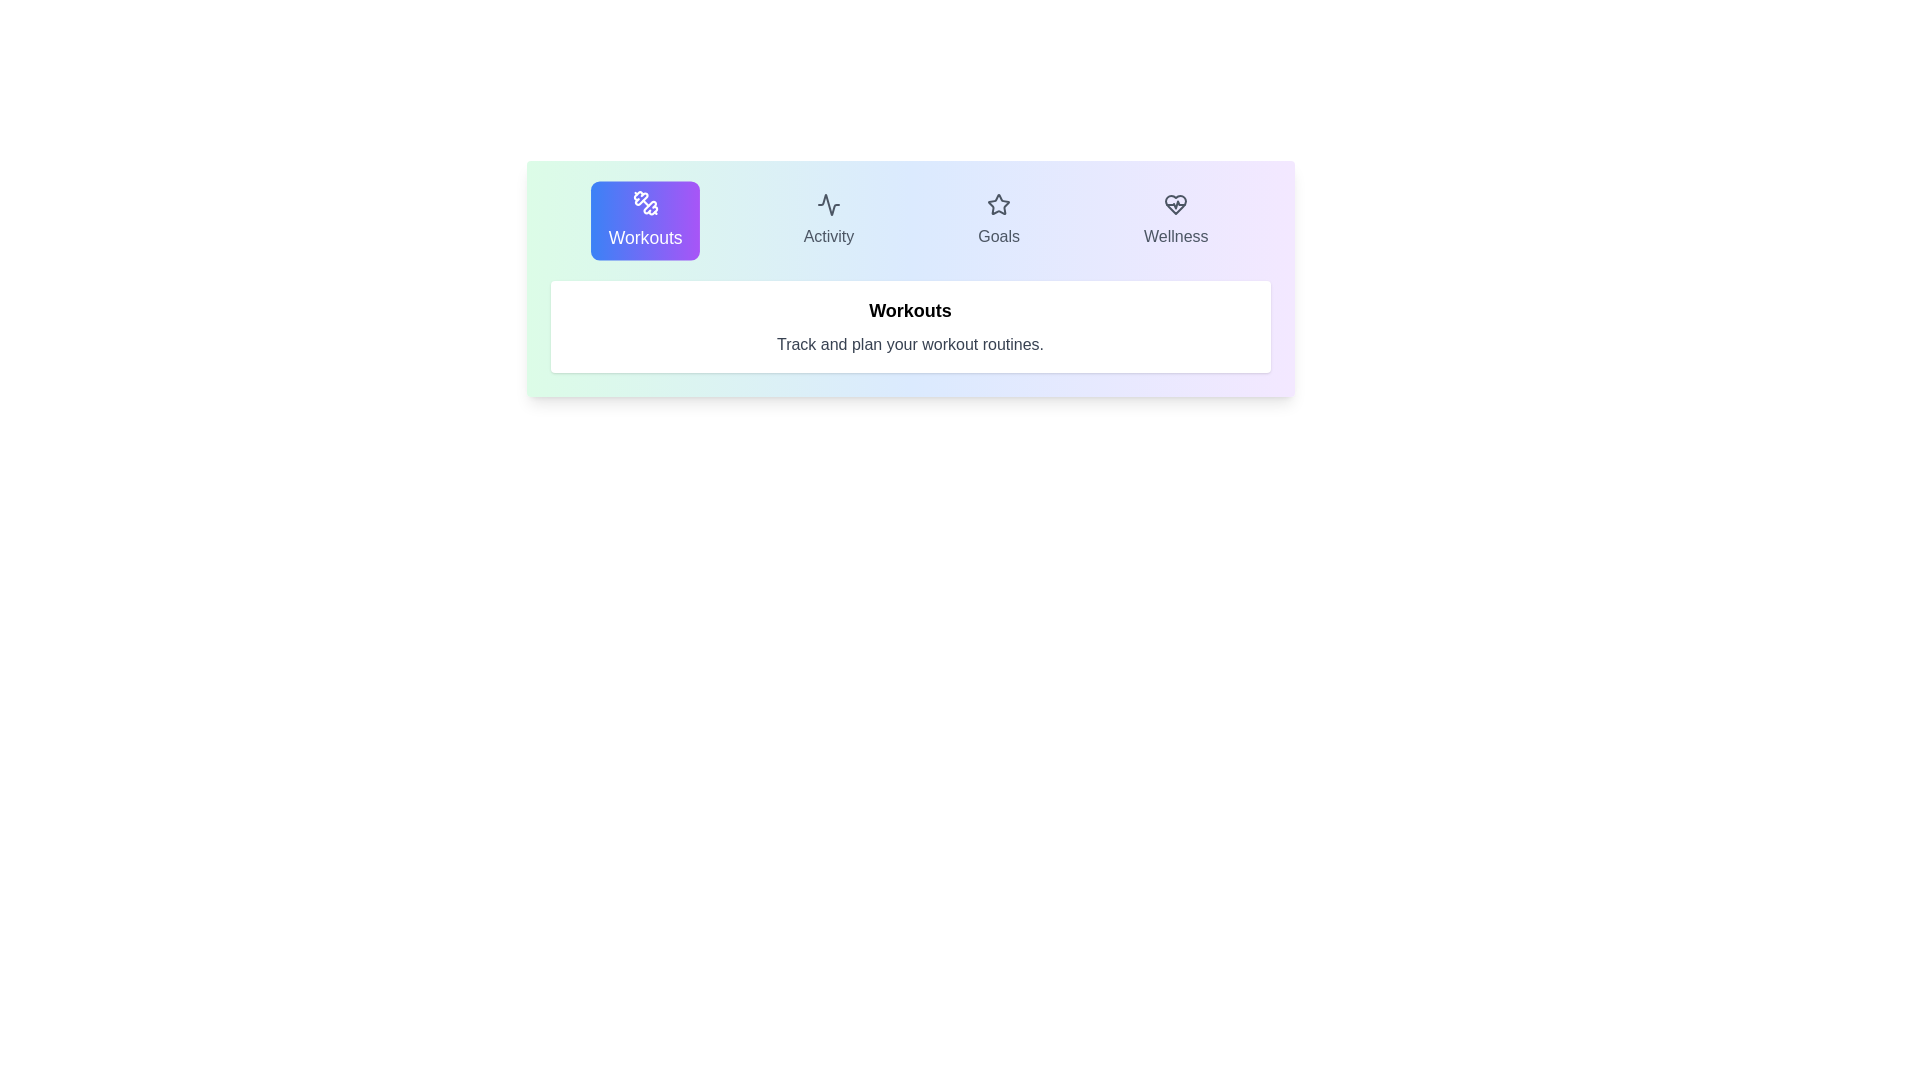  What do you see at coordinates (646, 237) in the screenshot?
I see `the 'Workouts' text label located within the 'Workouts' button` at bounding box center [646, 237].